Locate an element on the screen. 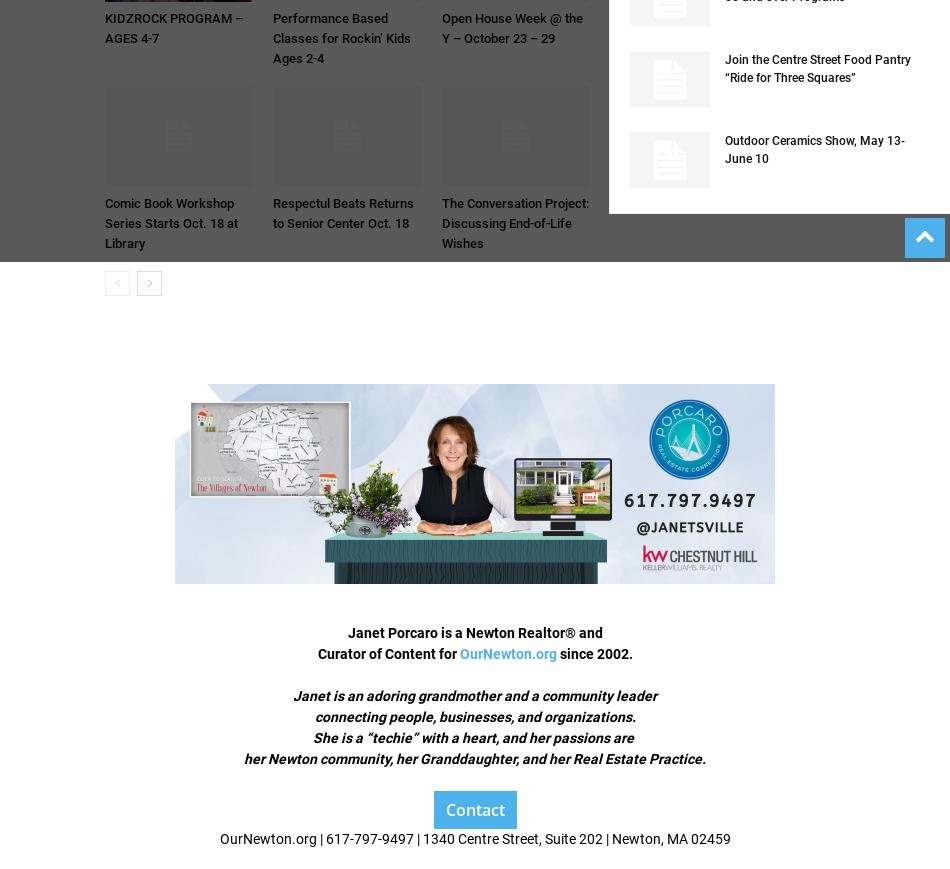 The image size is (950, 869). 'OurNewton.org' is located at coordinates (507, 654).